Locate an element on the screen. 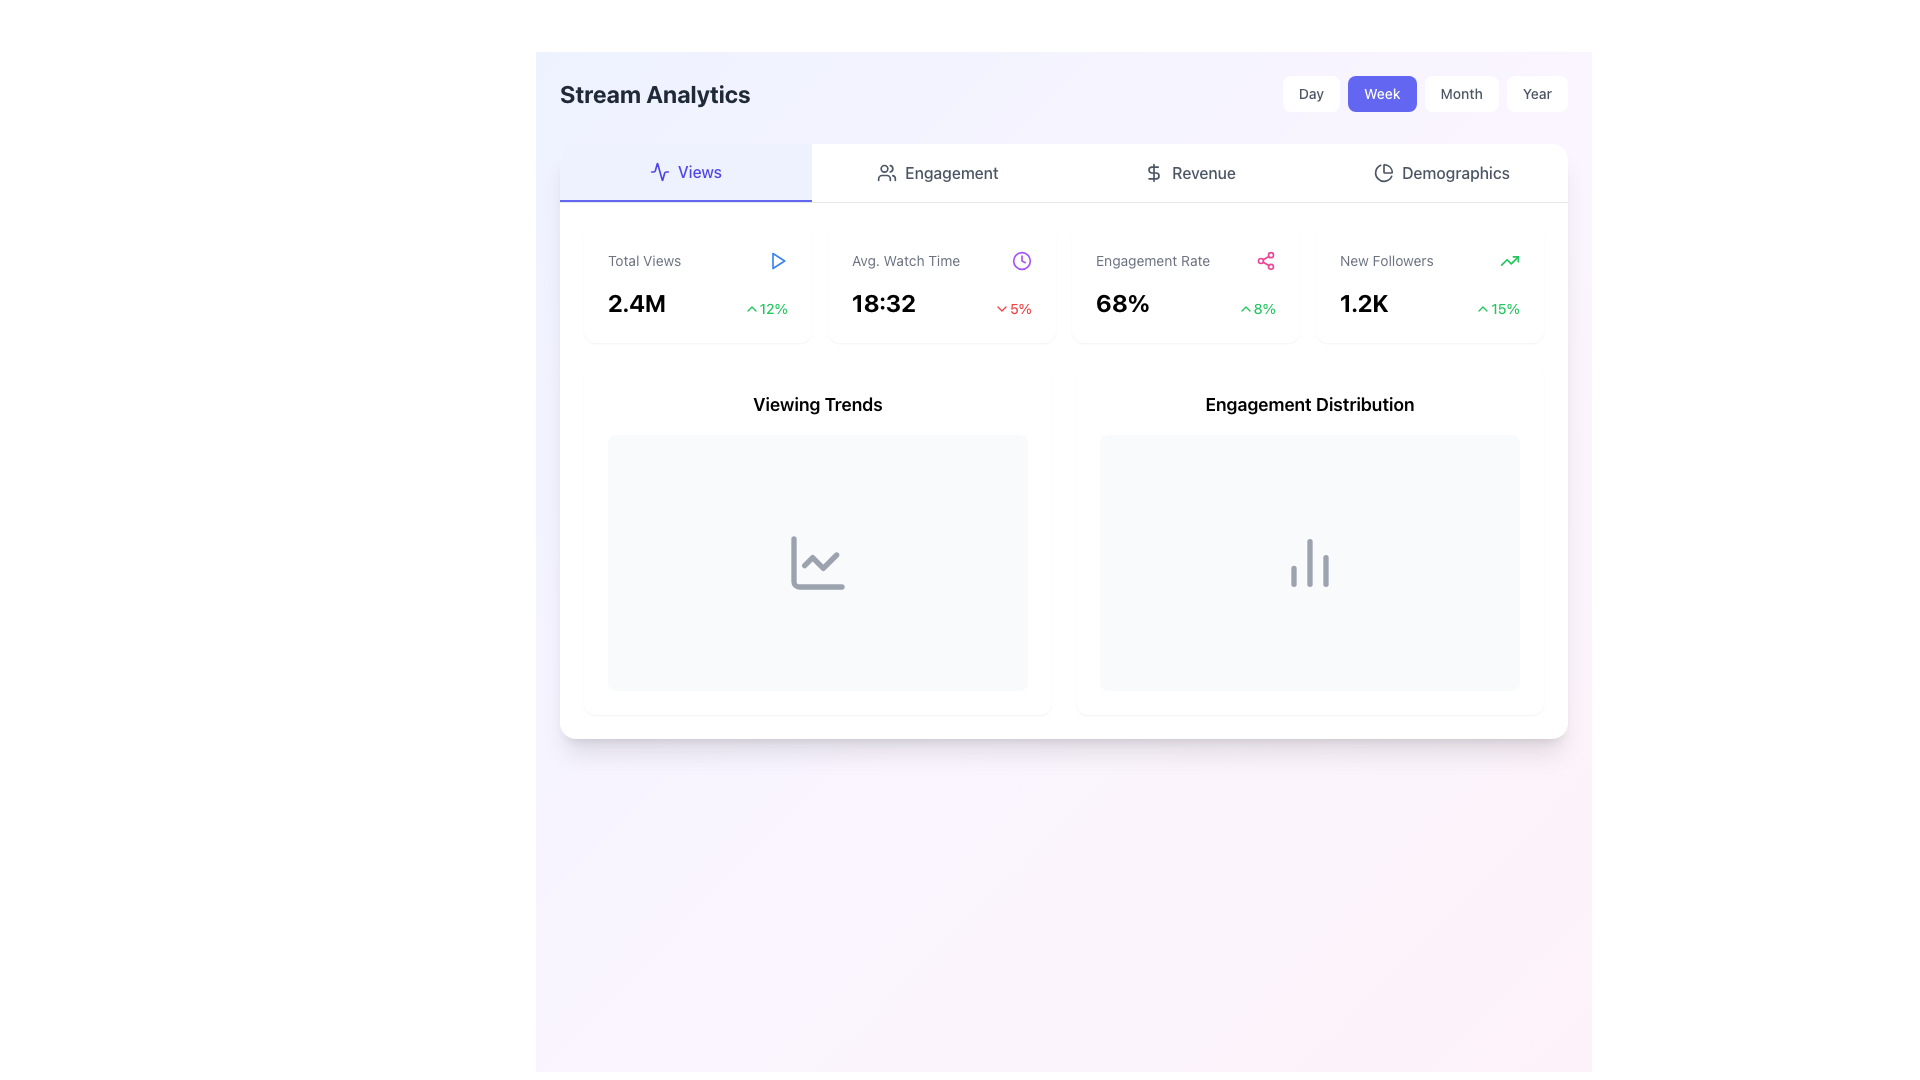  the chevron icon indicating a positive trend next to the '15%' percentage in the bottom-right of the 'New Followers' card is located at coordinates (1483, 308).